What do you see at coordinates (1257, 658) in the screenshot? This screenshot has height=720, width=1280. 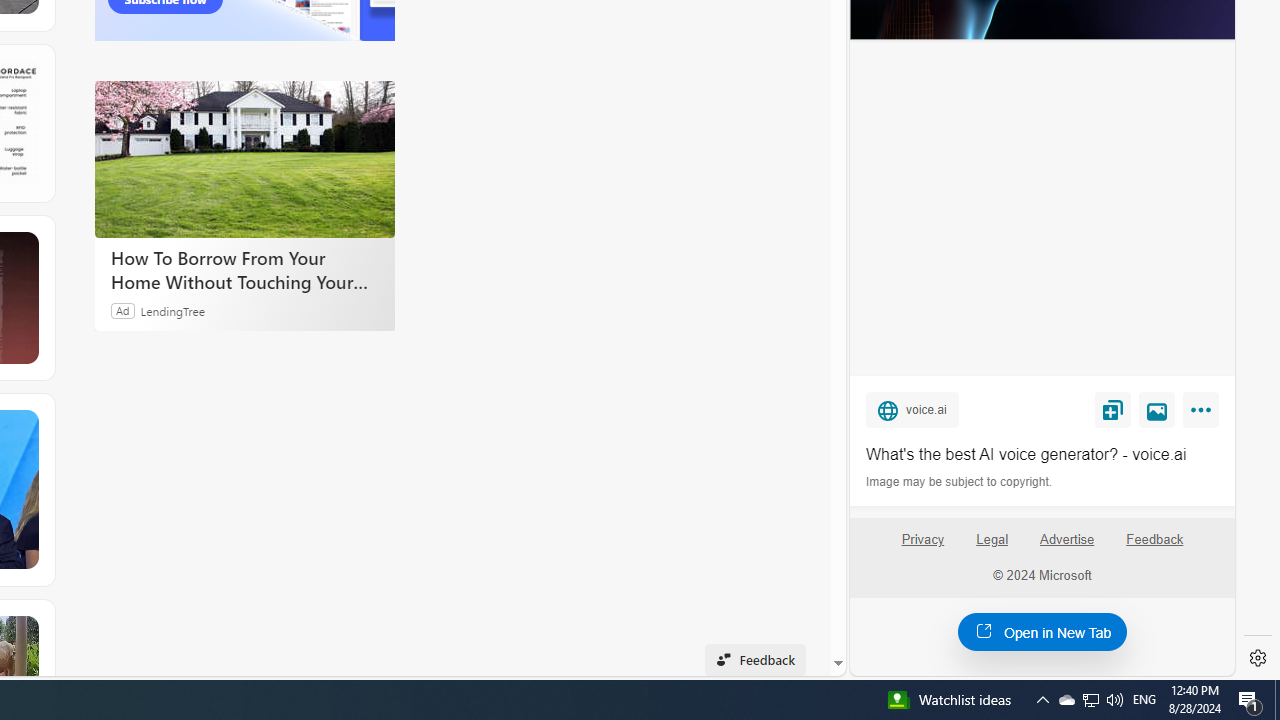 I see `'Settings'` at bounding box center [1257, 658].